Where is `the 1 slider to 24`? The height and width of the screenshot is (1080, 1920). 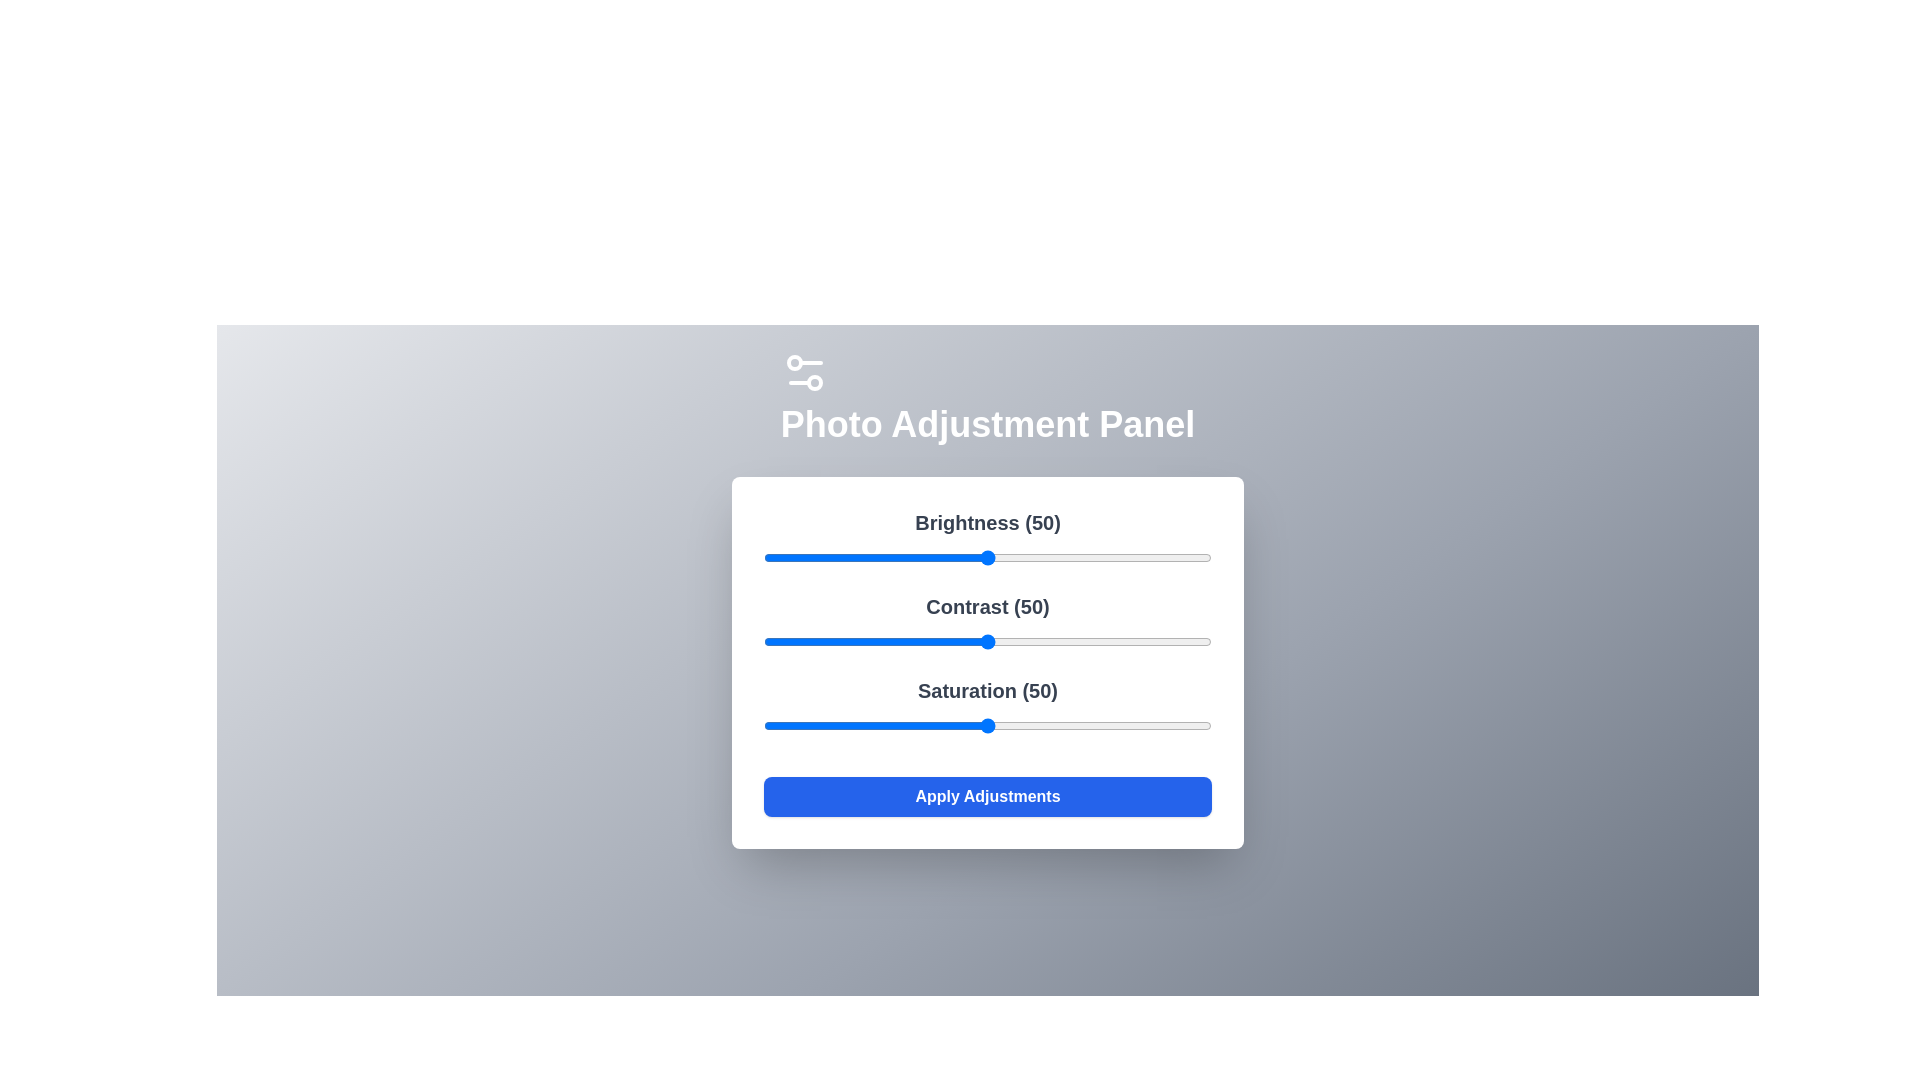
the 1 slider to 24 is located at coordinates (871, 641).